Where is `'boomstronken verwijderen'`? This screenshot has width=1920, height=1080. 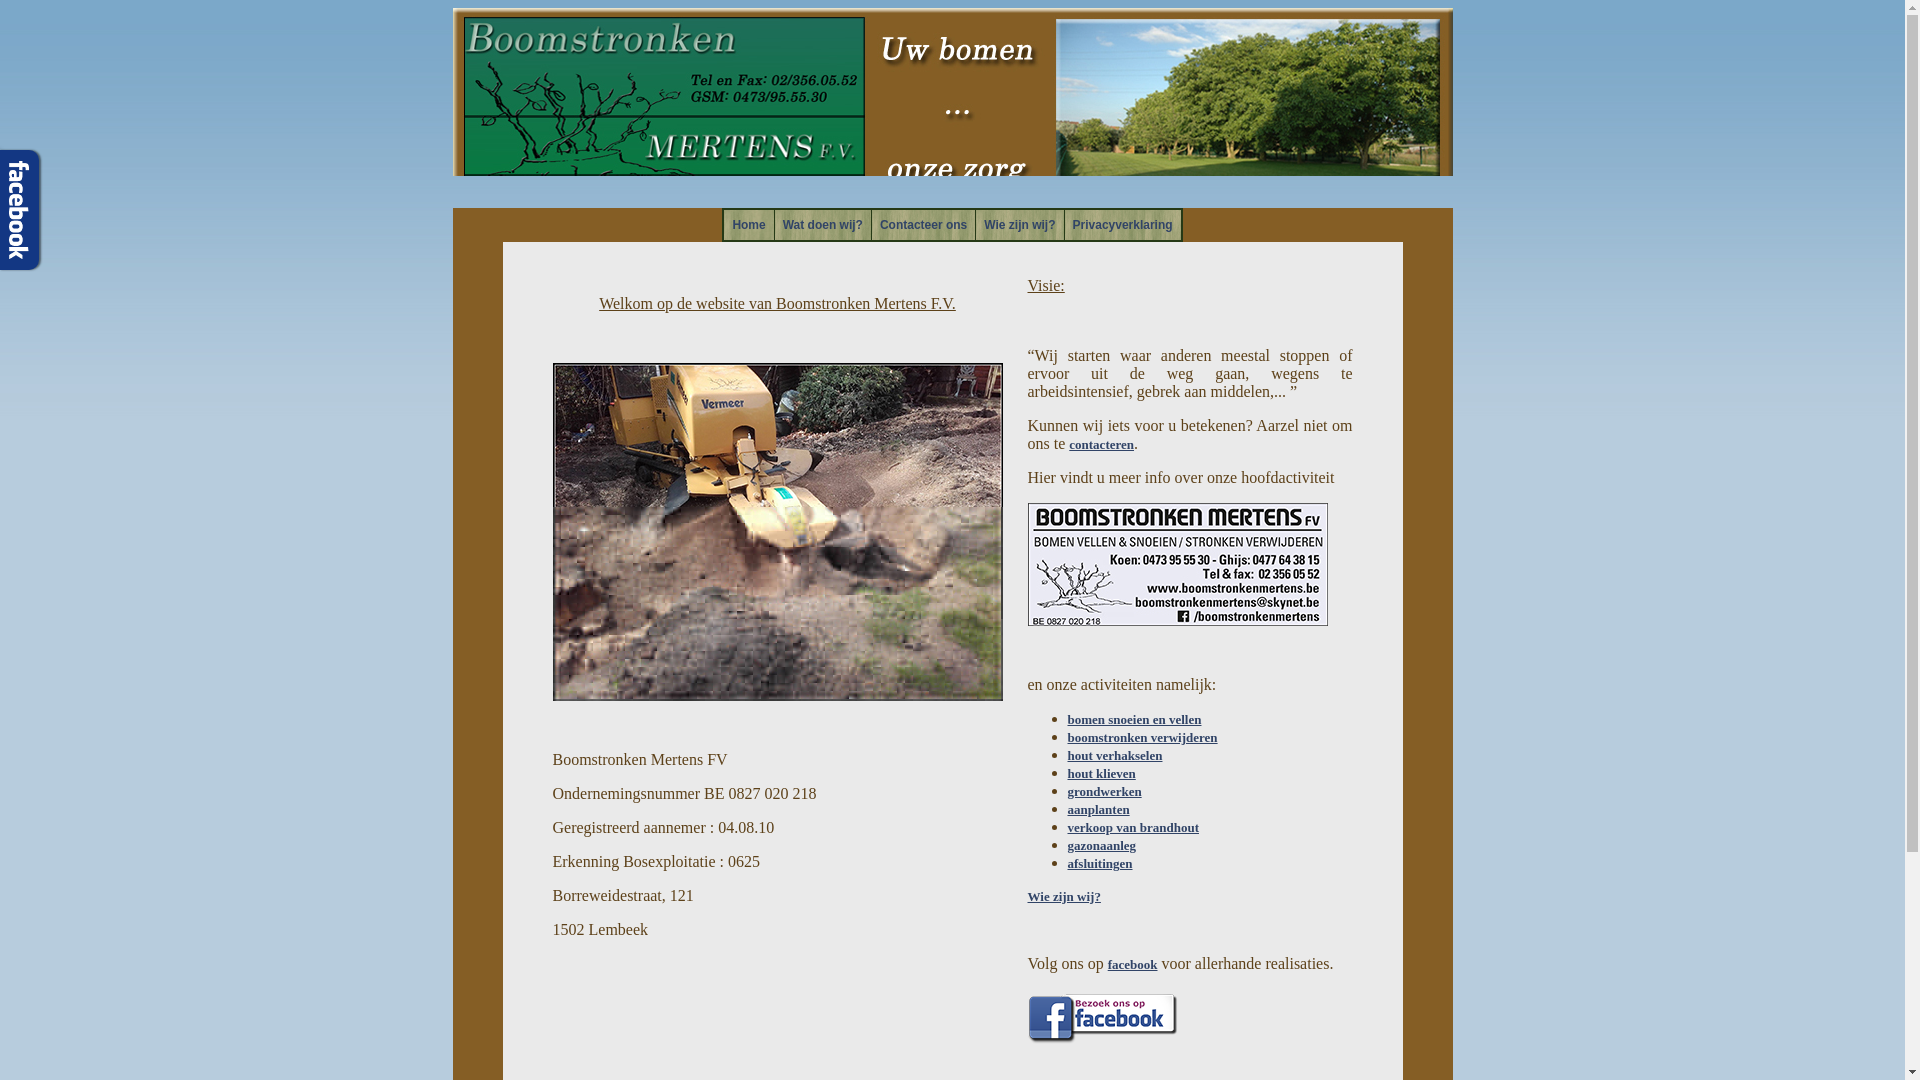 'boomstronken verwijderen' is located at coordinates (1142, 737).